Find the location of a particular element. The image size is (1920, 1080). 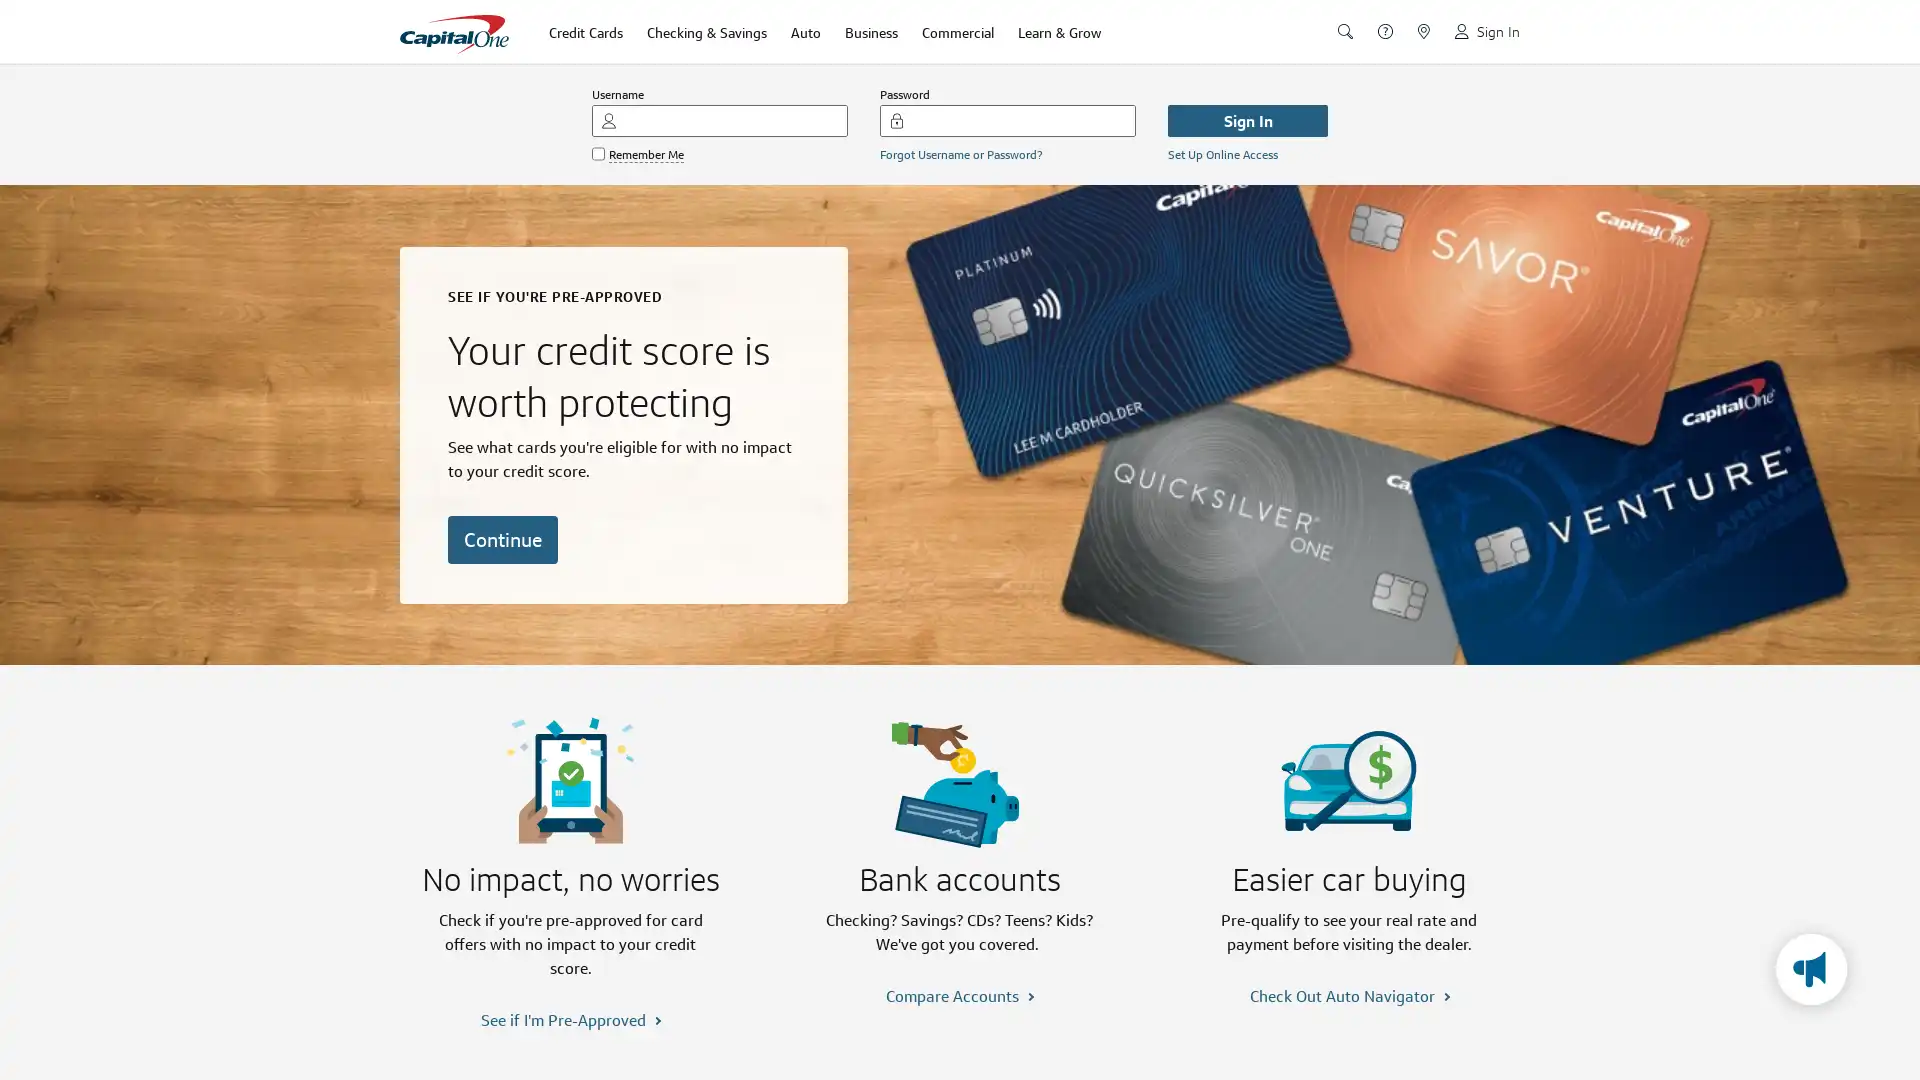

Sign In is located at coordinates (1247, 120).